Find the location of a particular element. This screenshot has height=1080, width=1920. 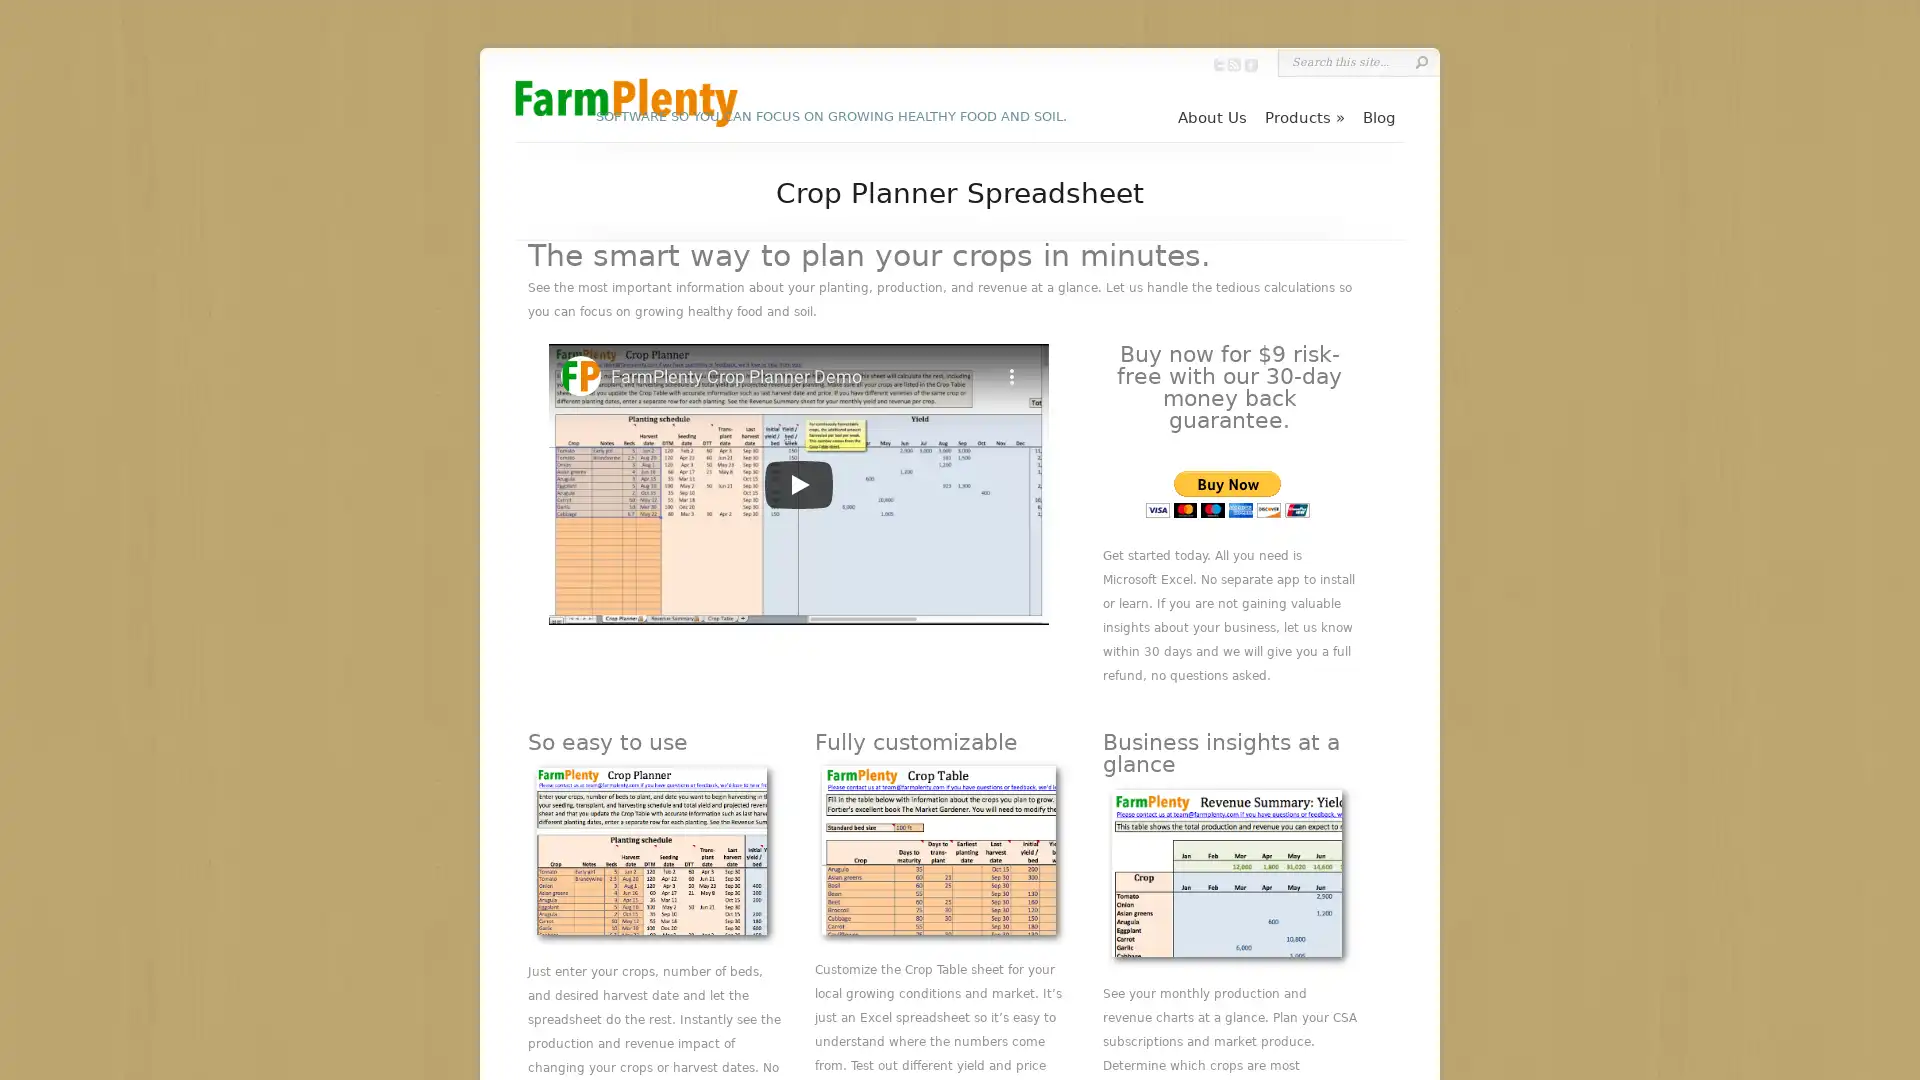

Submit is located at coordinates (1420, 61).